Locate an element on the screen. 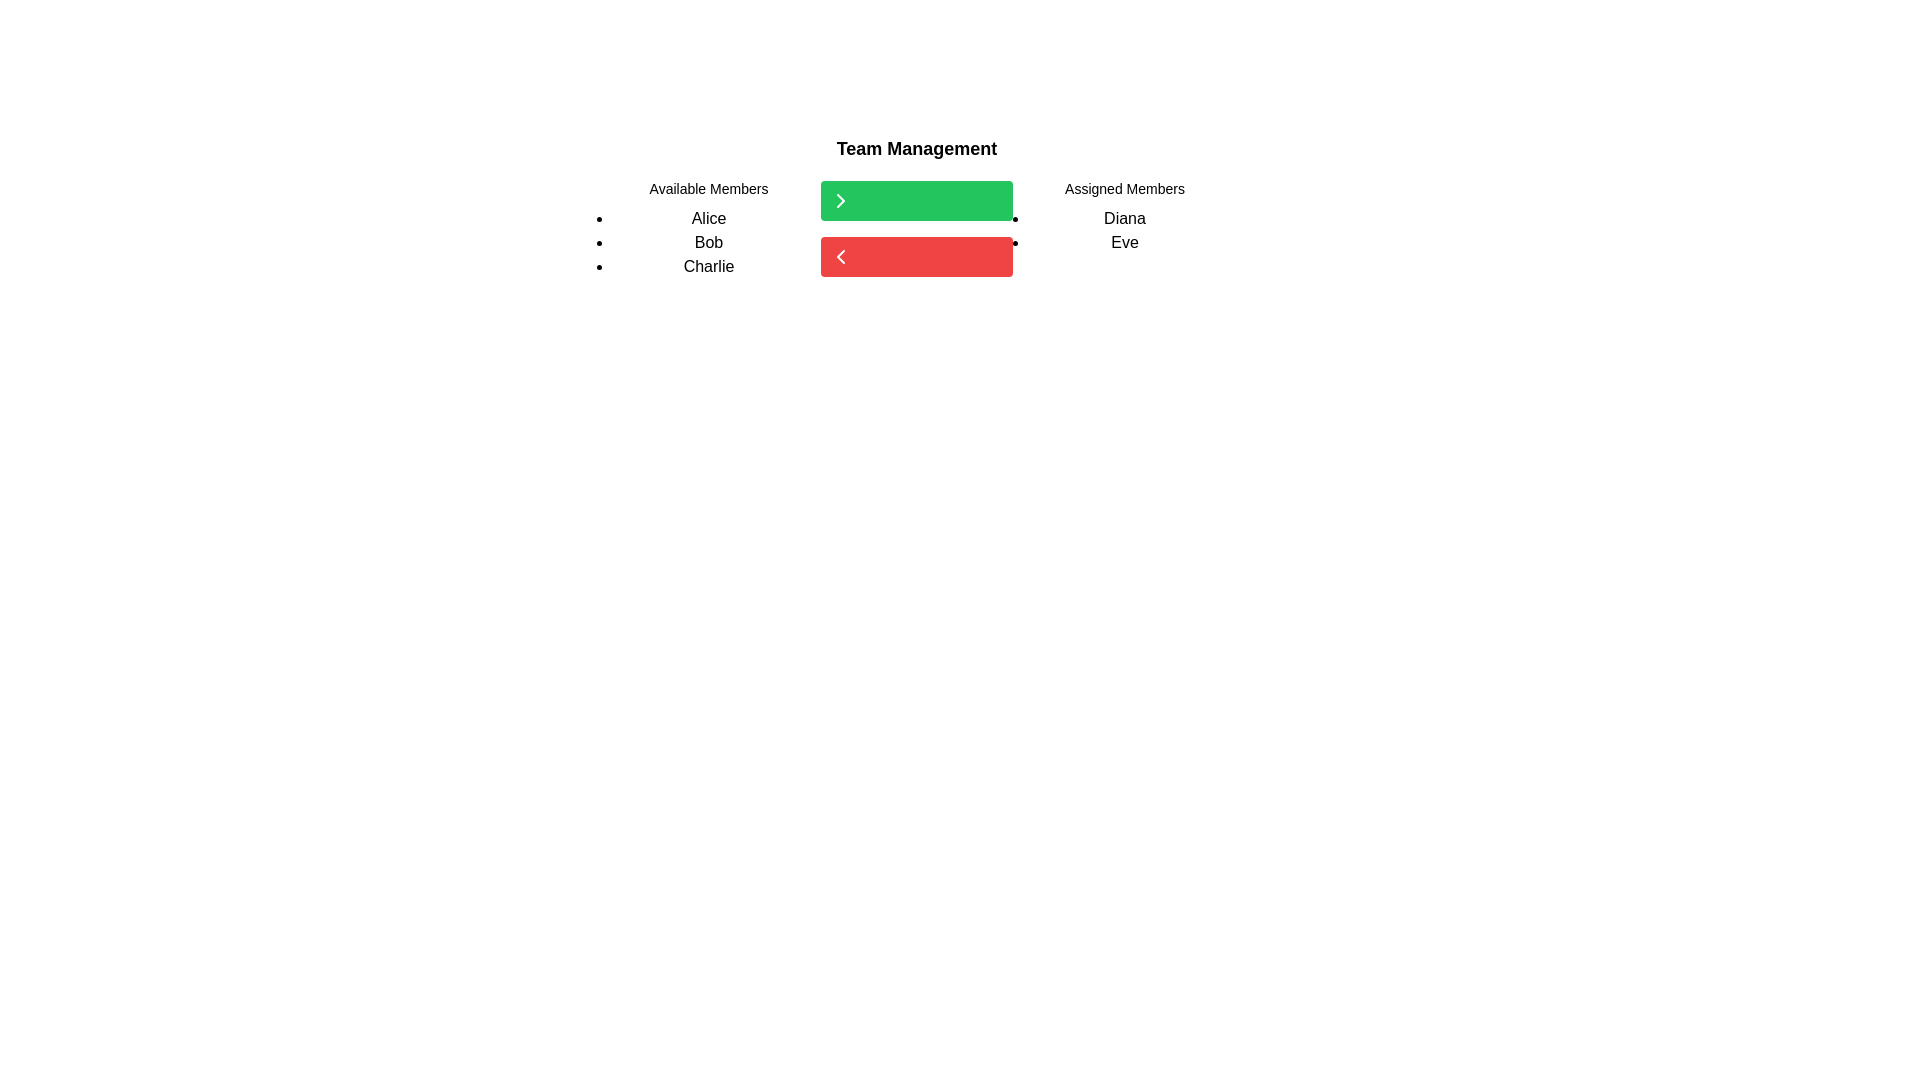 The height and width of the screenshot is (1080, 1920). the center of the SVG Icon for assigning members in the Team Management section is located at coordinates (840, 200).